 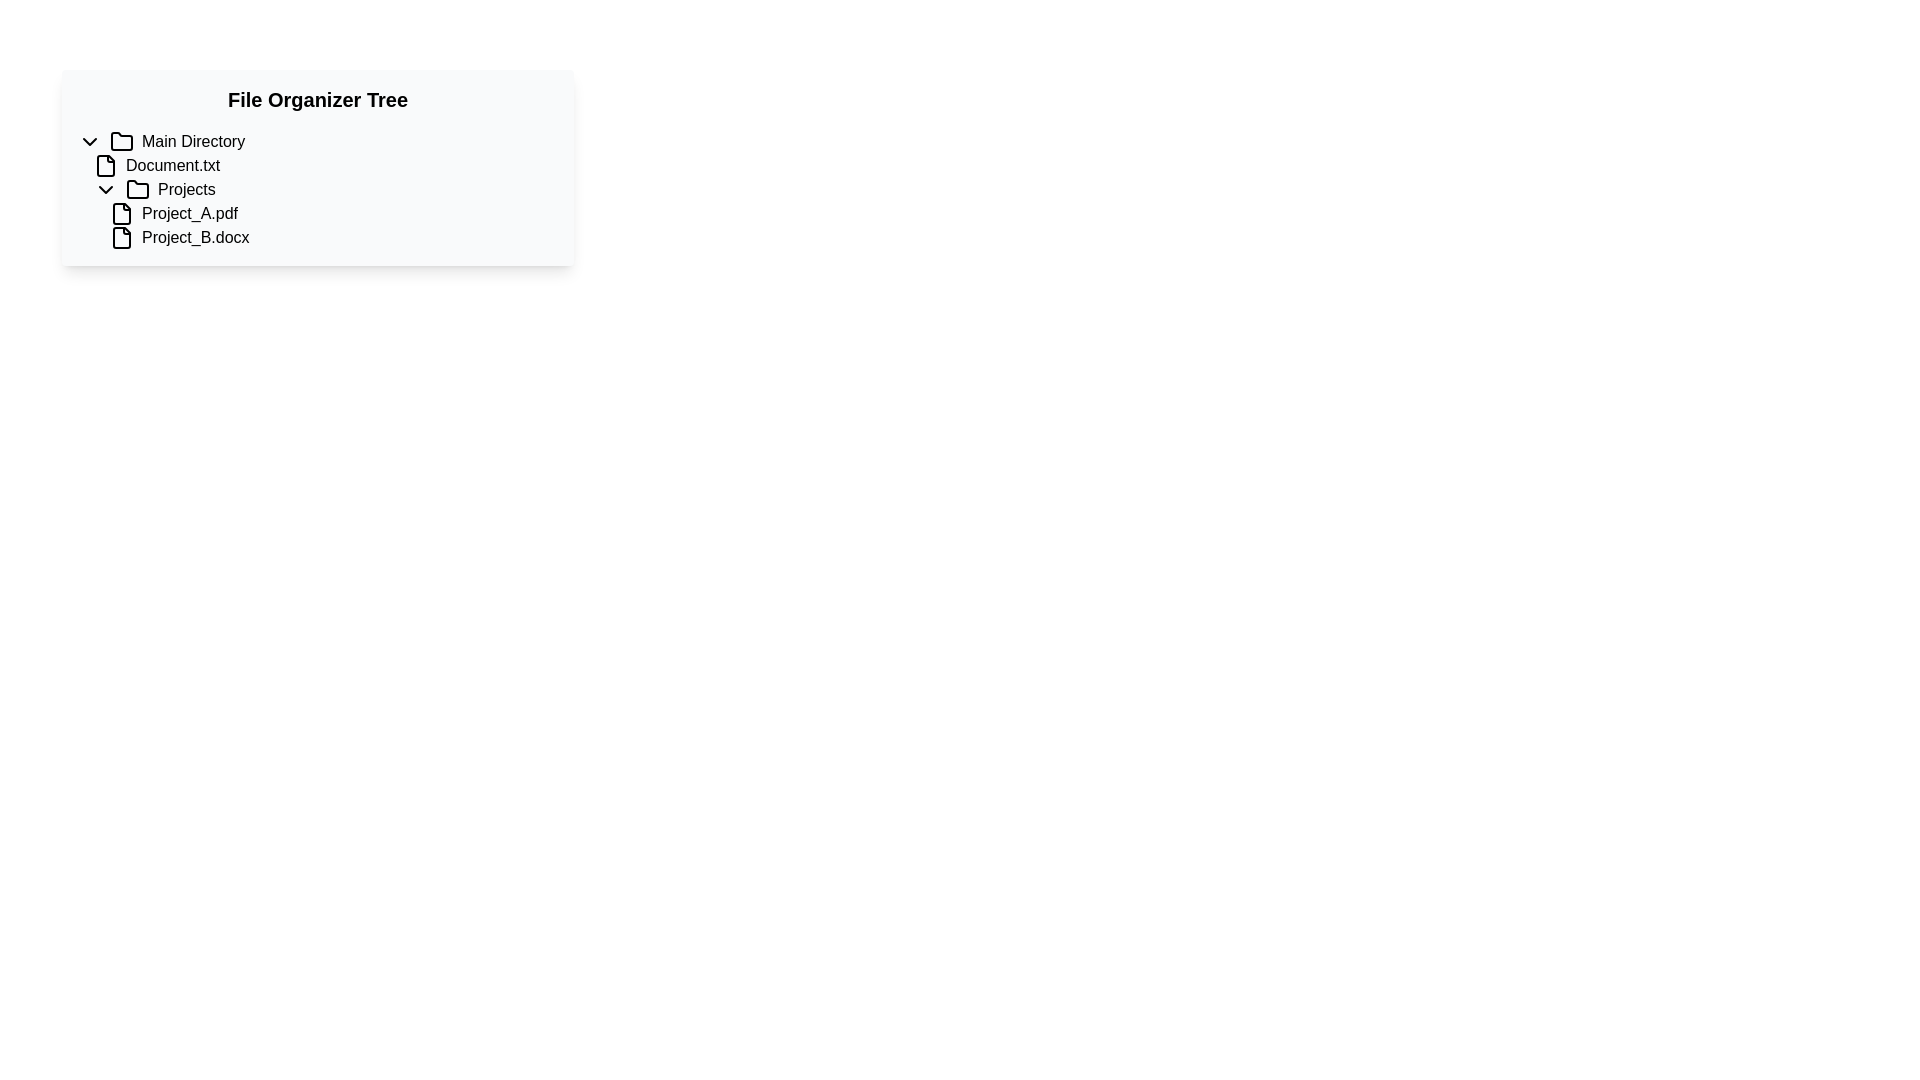 I want to click on the text label representing the file named 'Project_B.docx' located under the 'Projects' folder in the file tree, so click(x=195, y=237).